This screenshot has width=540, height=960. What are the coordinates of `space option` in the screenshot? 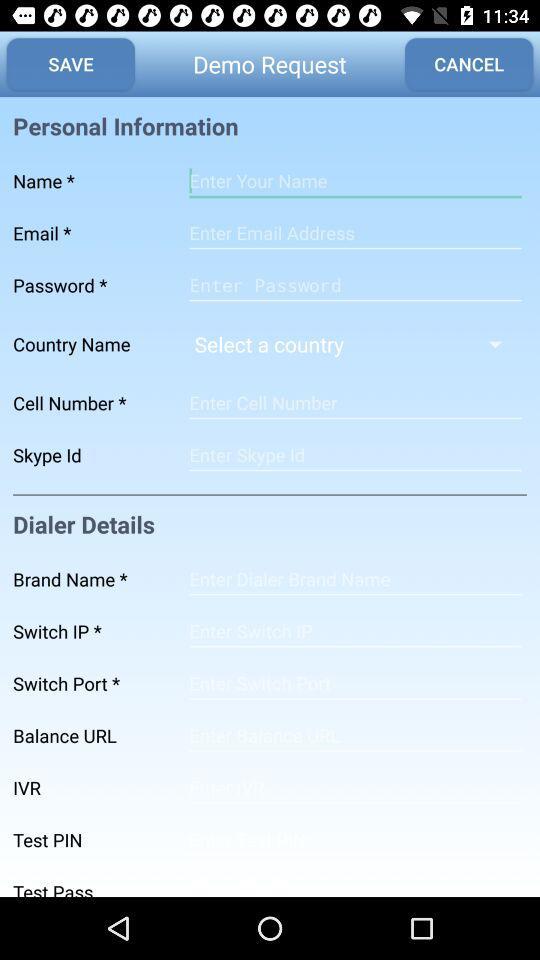 It's located at (354, 683).